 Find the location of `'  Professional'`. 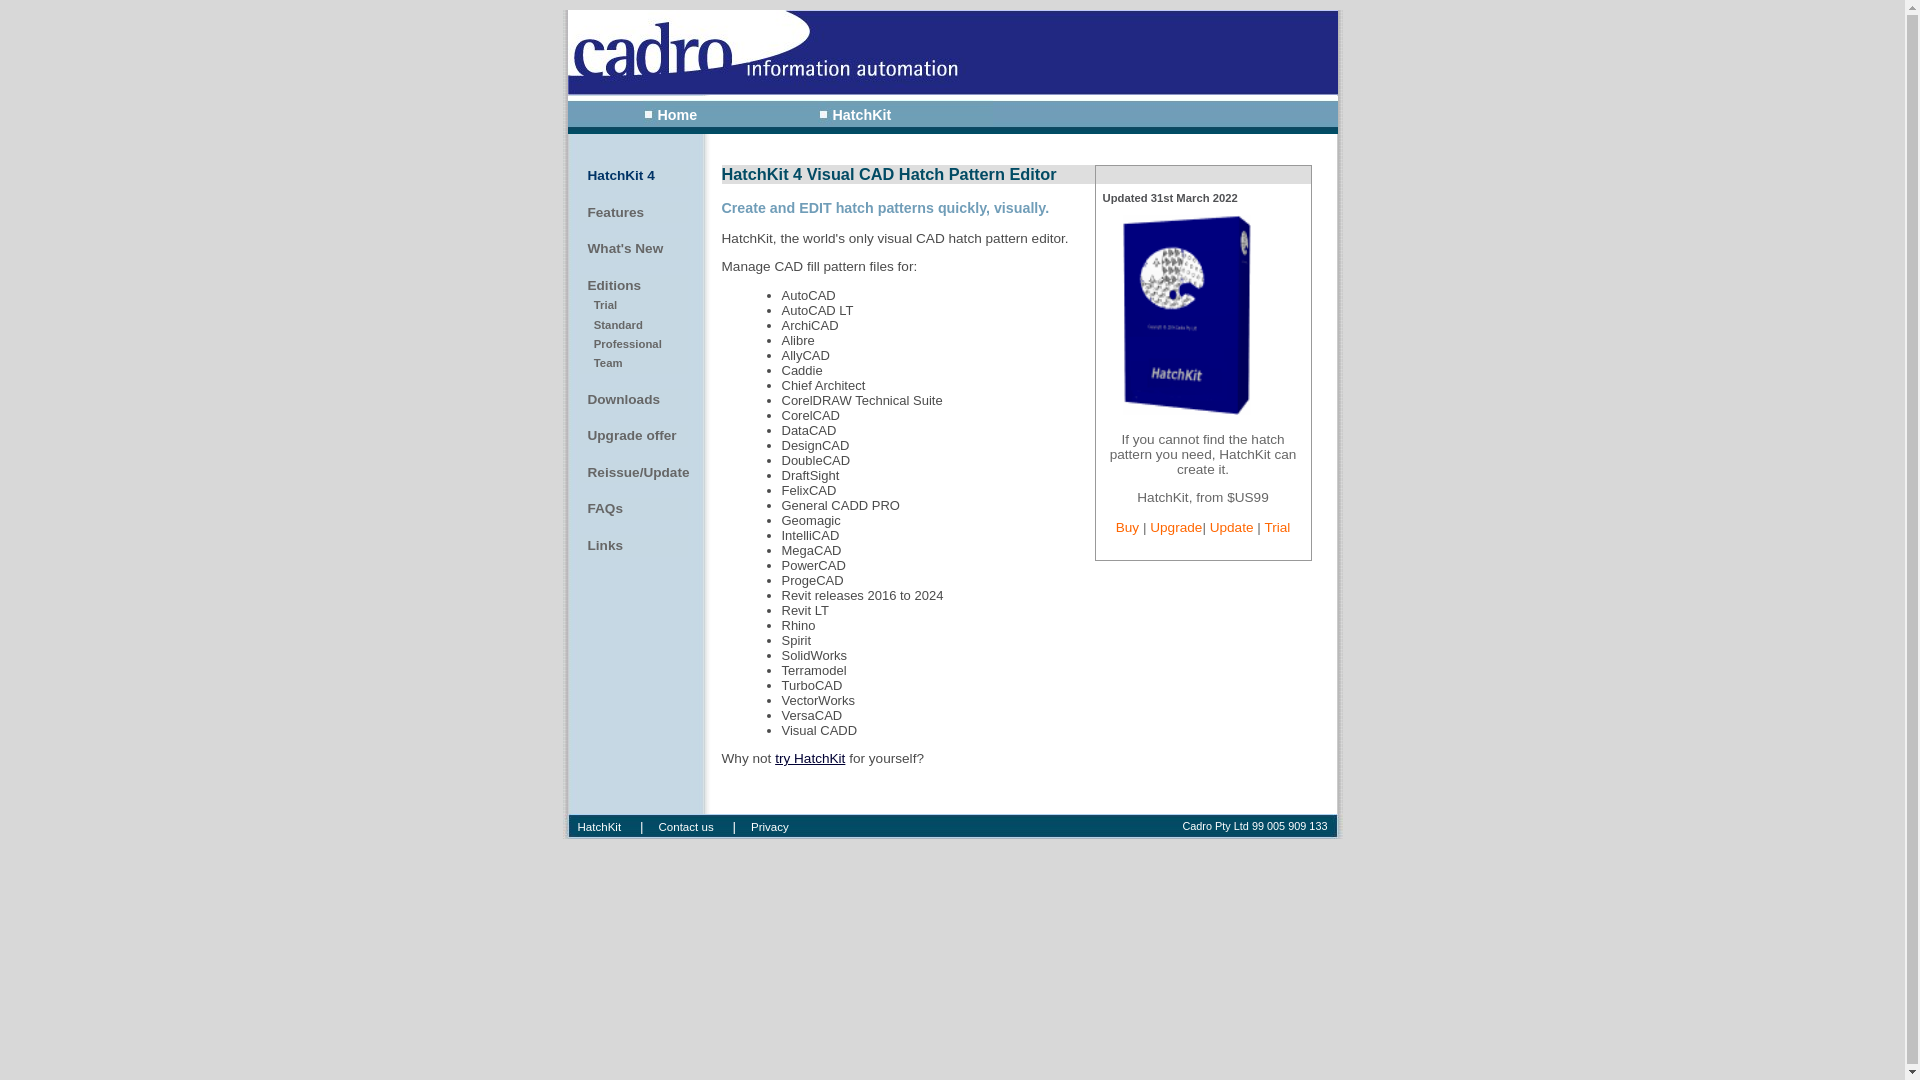

'  Professional' is located at coordinates (632, 343).